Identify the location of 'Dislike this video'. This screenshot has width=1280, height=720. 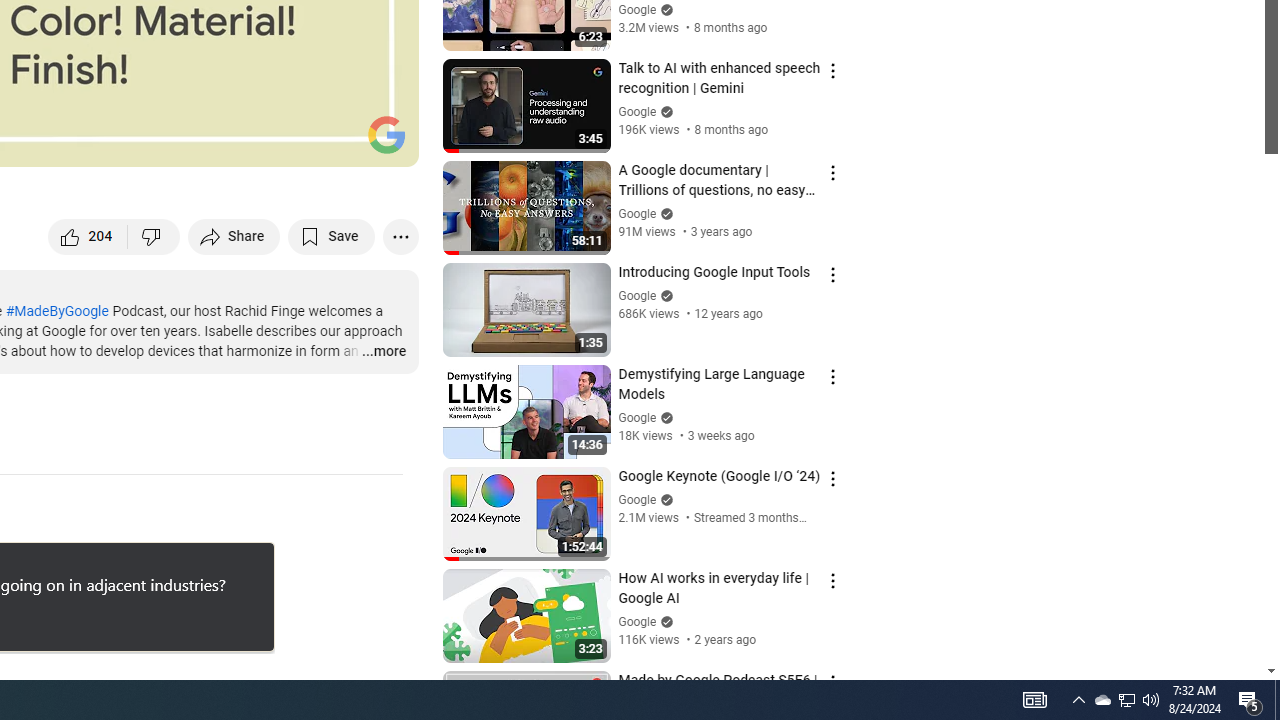
(153, 235).